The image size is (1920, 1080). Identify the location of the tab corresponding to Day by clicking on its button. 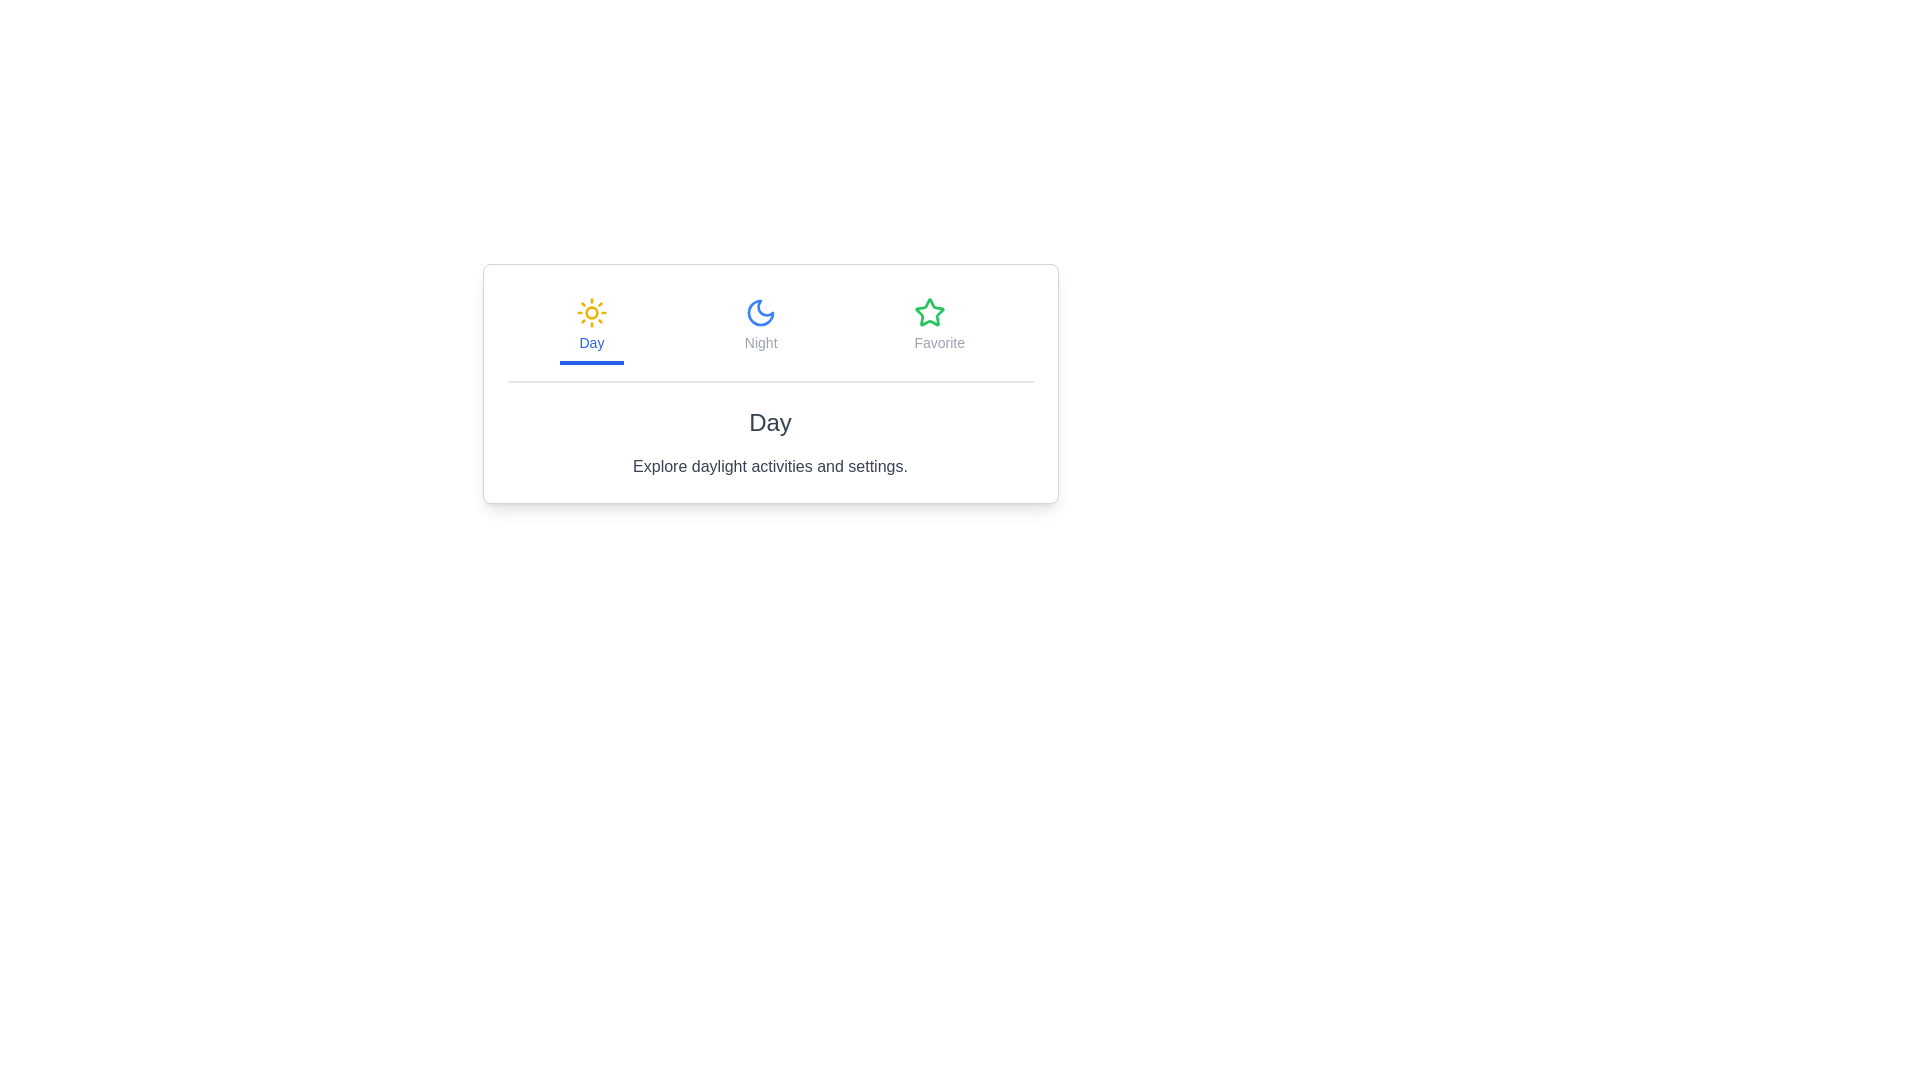
(590, 326).